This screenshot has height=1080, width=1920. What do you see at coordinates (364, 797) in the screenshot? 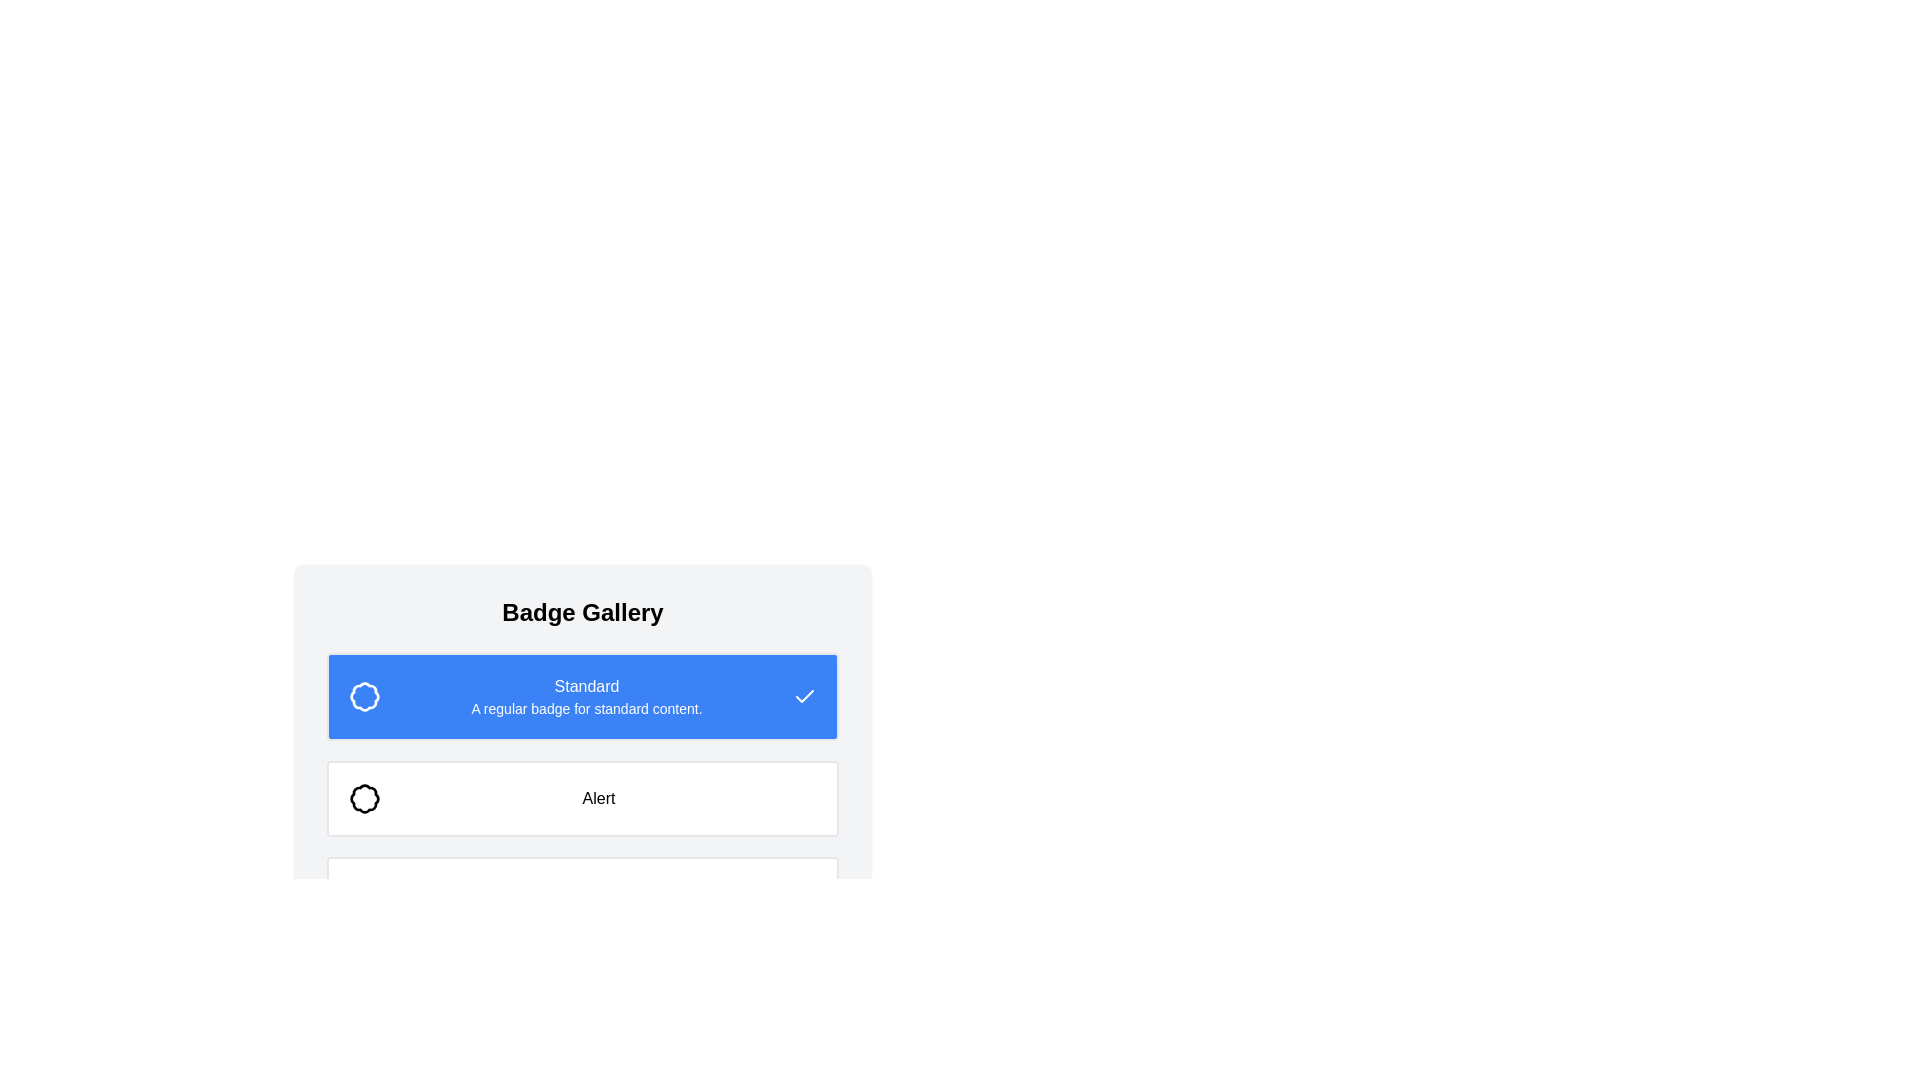
I see `the alert badge SVG icon located to the left of the 'Alert' text, which is beneath the 'Badge Gallery' title and the blue 'Standard' section` at bounding box center [364, 797].